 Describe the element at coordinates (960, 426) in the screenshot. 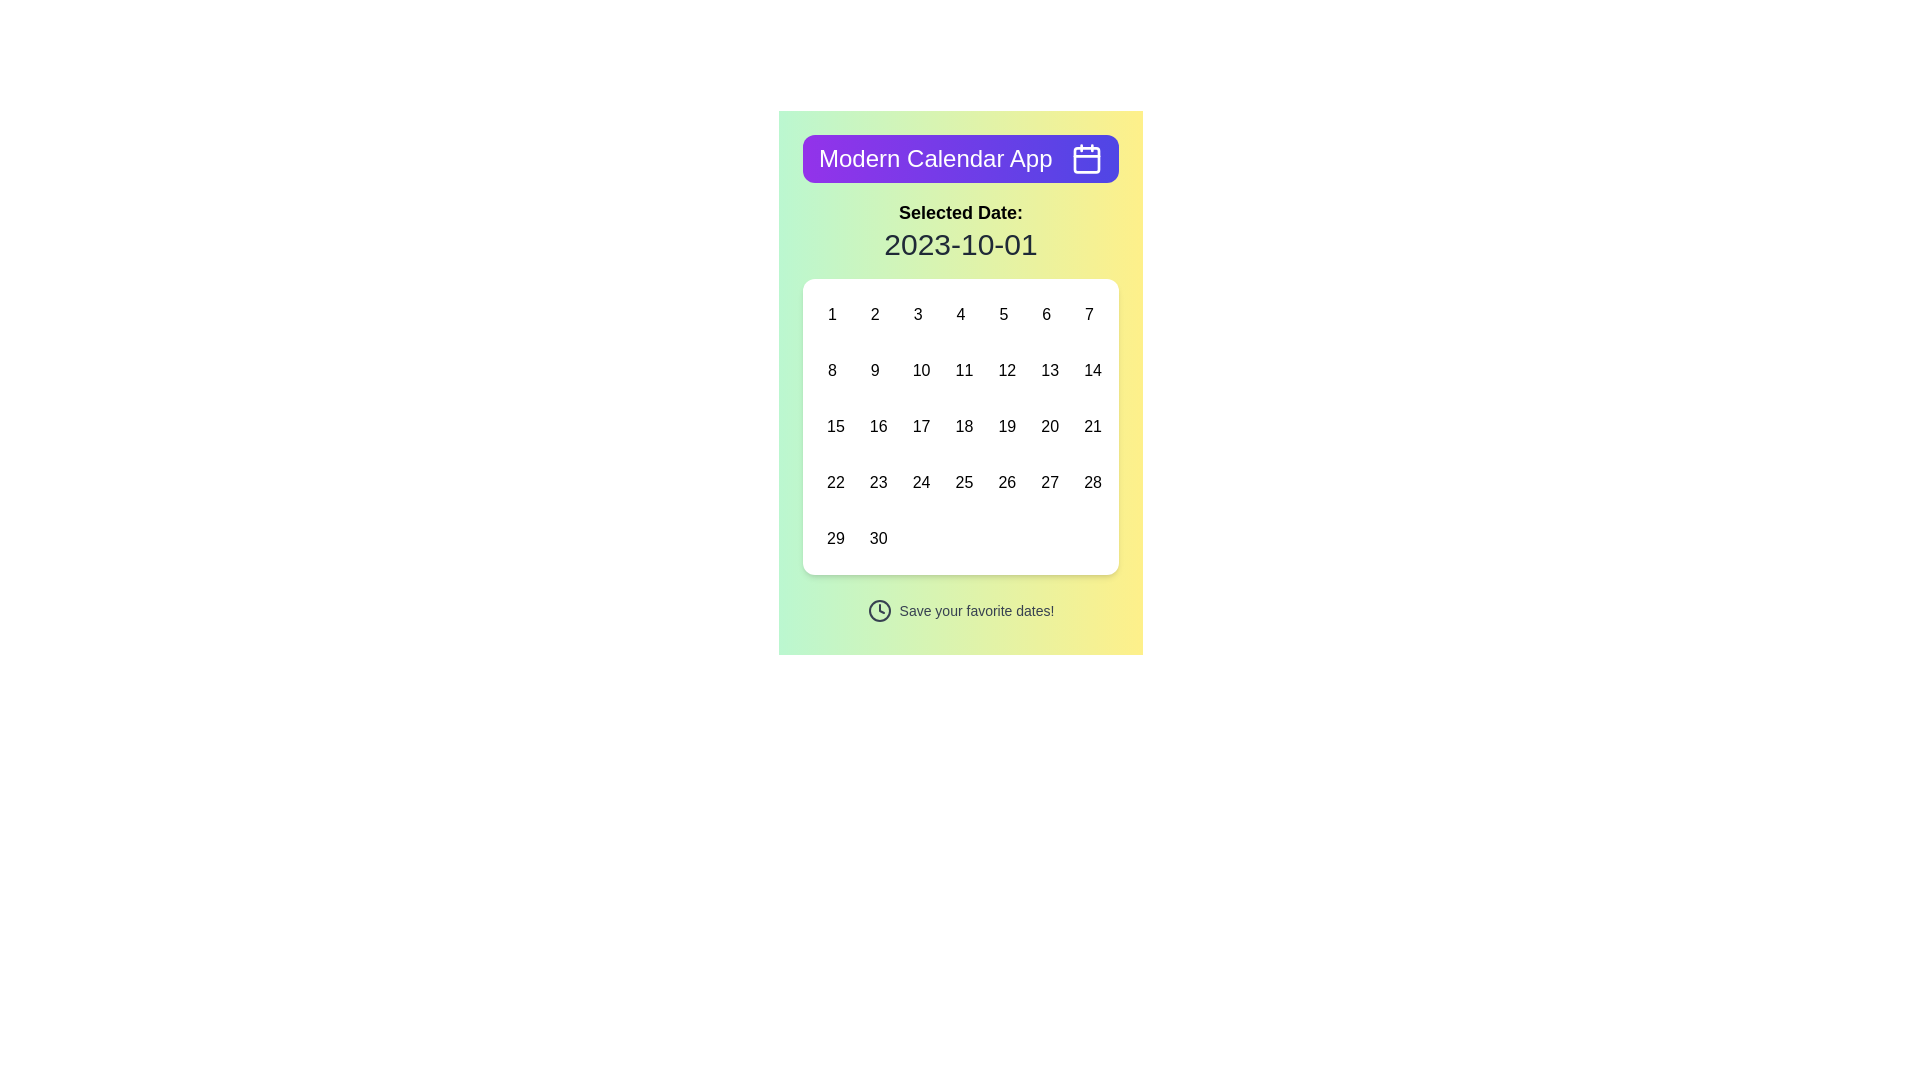

I see `a date in the grid calendar displayed below the 'Selected Date: 2023-10-01' text` at that location.